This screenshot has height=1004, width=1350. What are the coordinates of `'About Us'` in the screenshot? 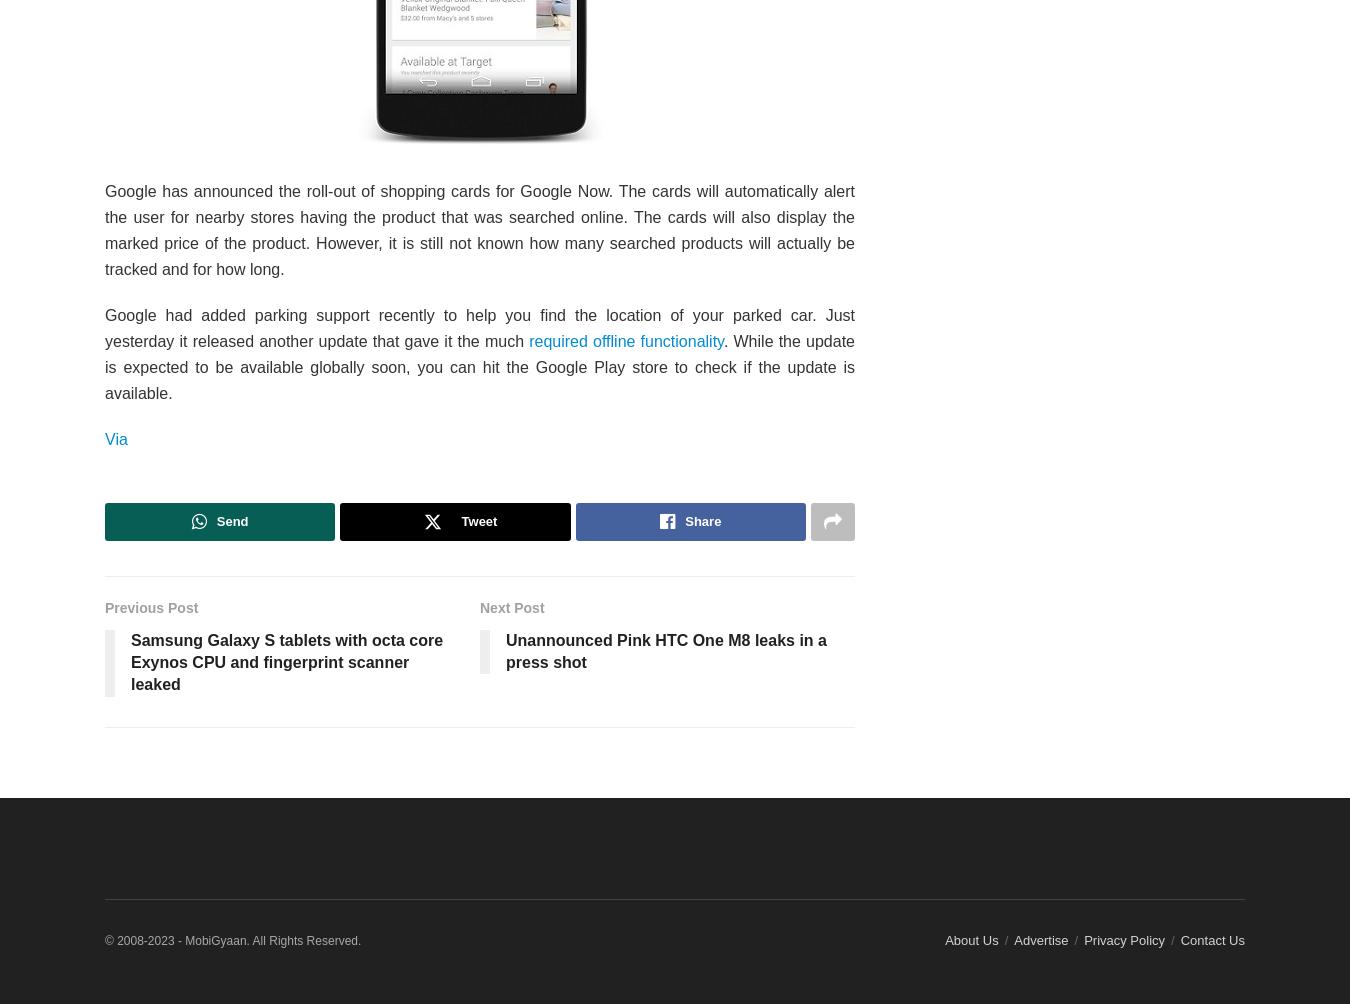 It's located at (970, 938).